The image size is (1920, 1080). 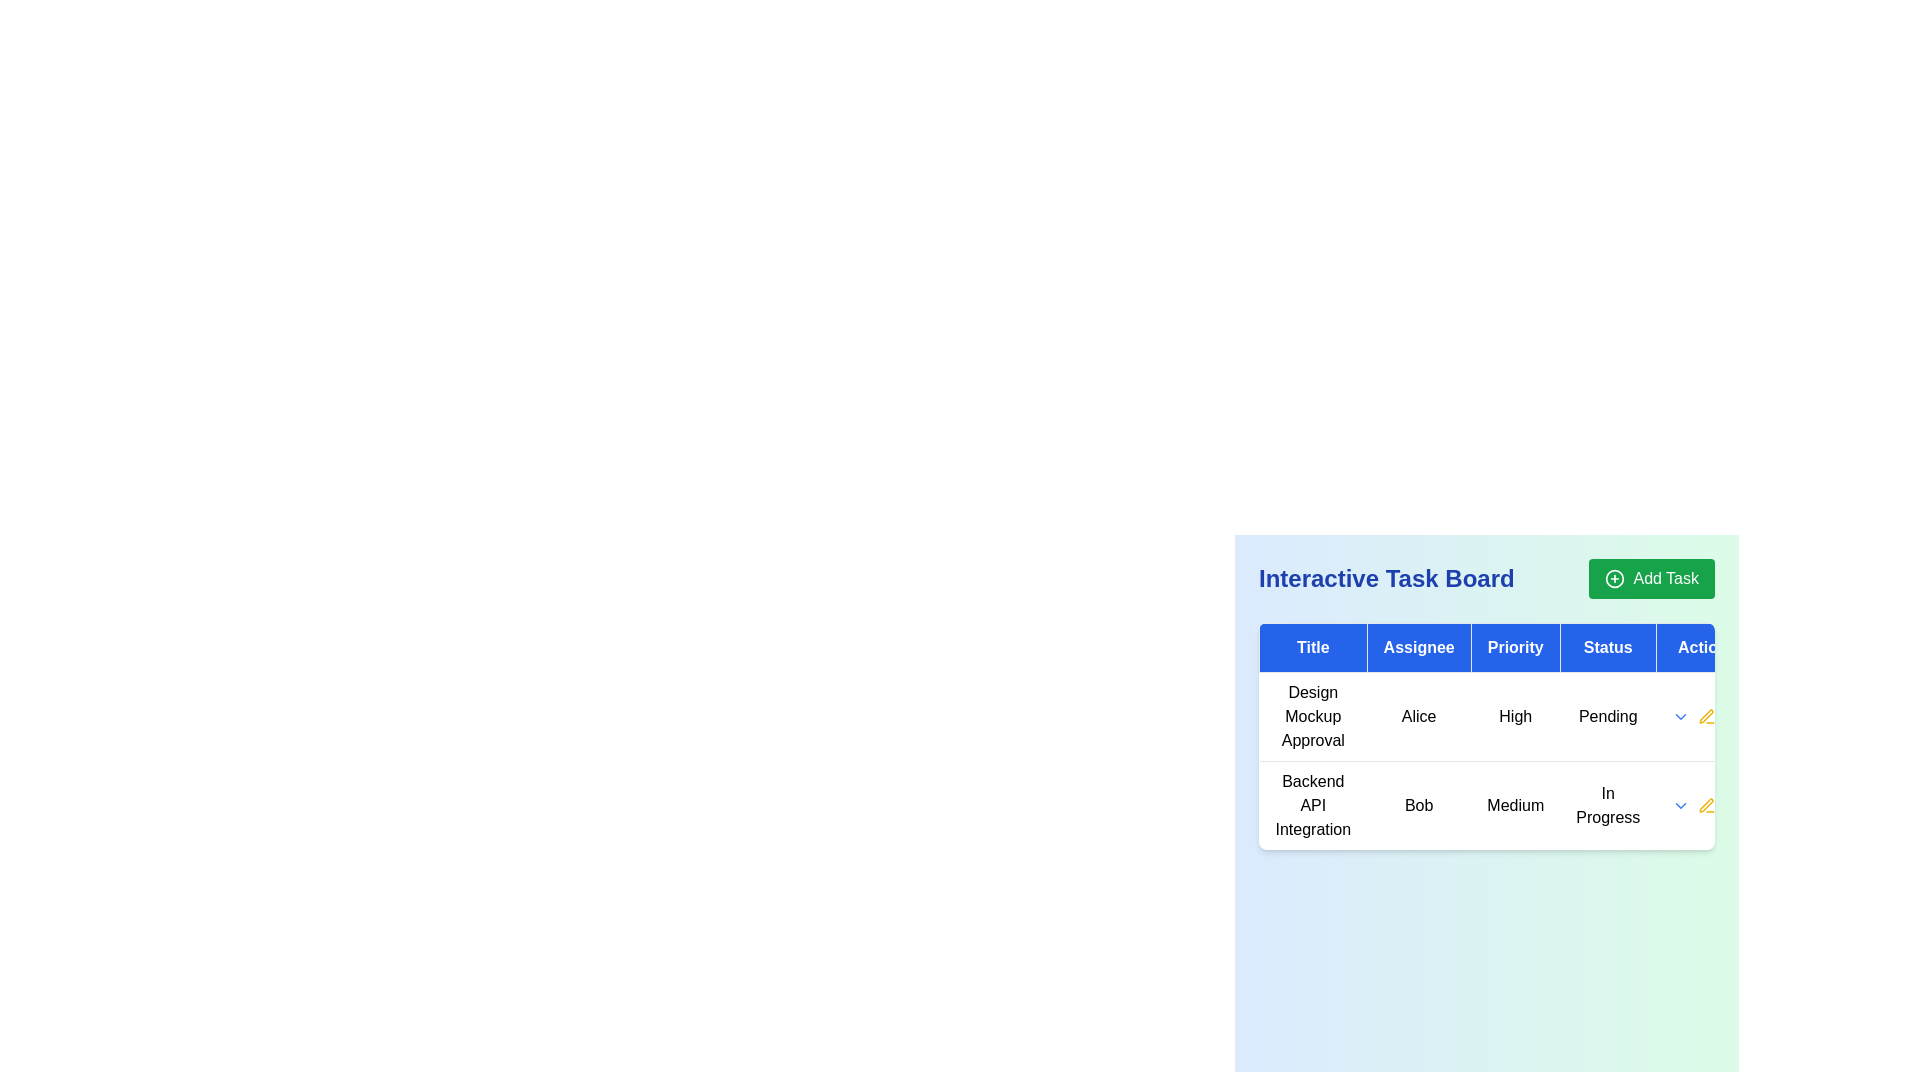 I want to click on the 'Assignee' column header in the task management interface, which is the second item in the header row of the table, so click(x=1418, y=648).